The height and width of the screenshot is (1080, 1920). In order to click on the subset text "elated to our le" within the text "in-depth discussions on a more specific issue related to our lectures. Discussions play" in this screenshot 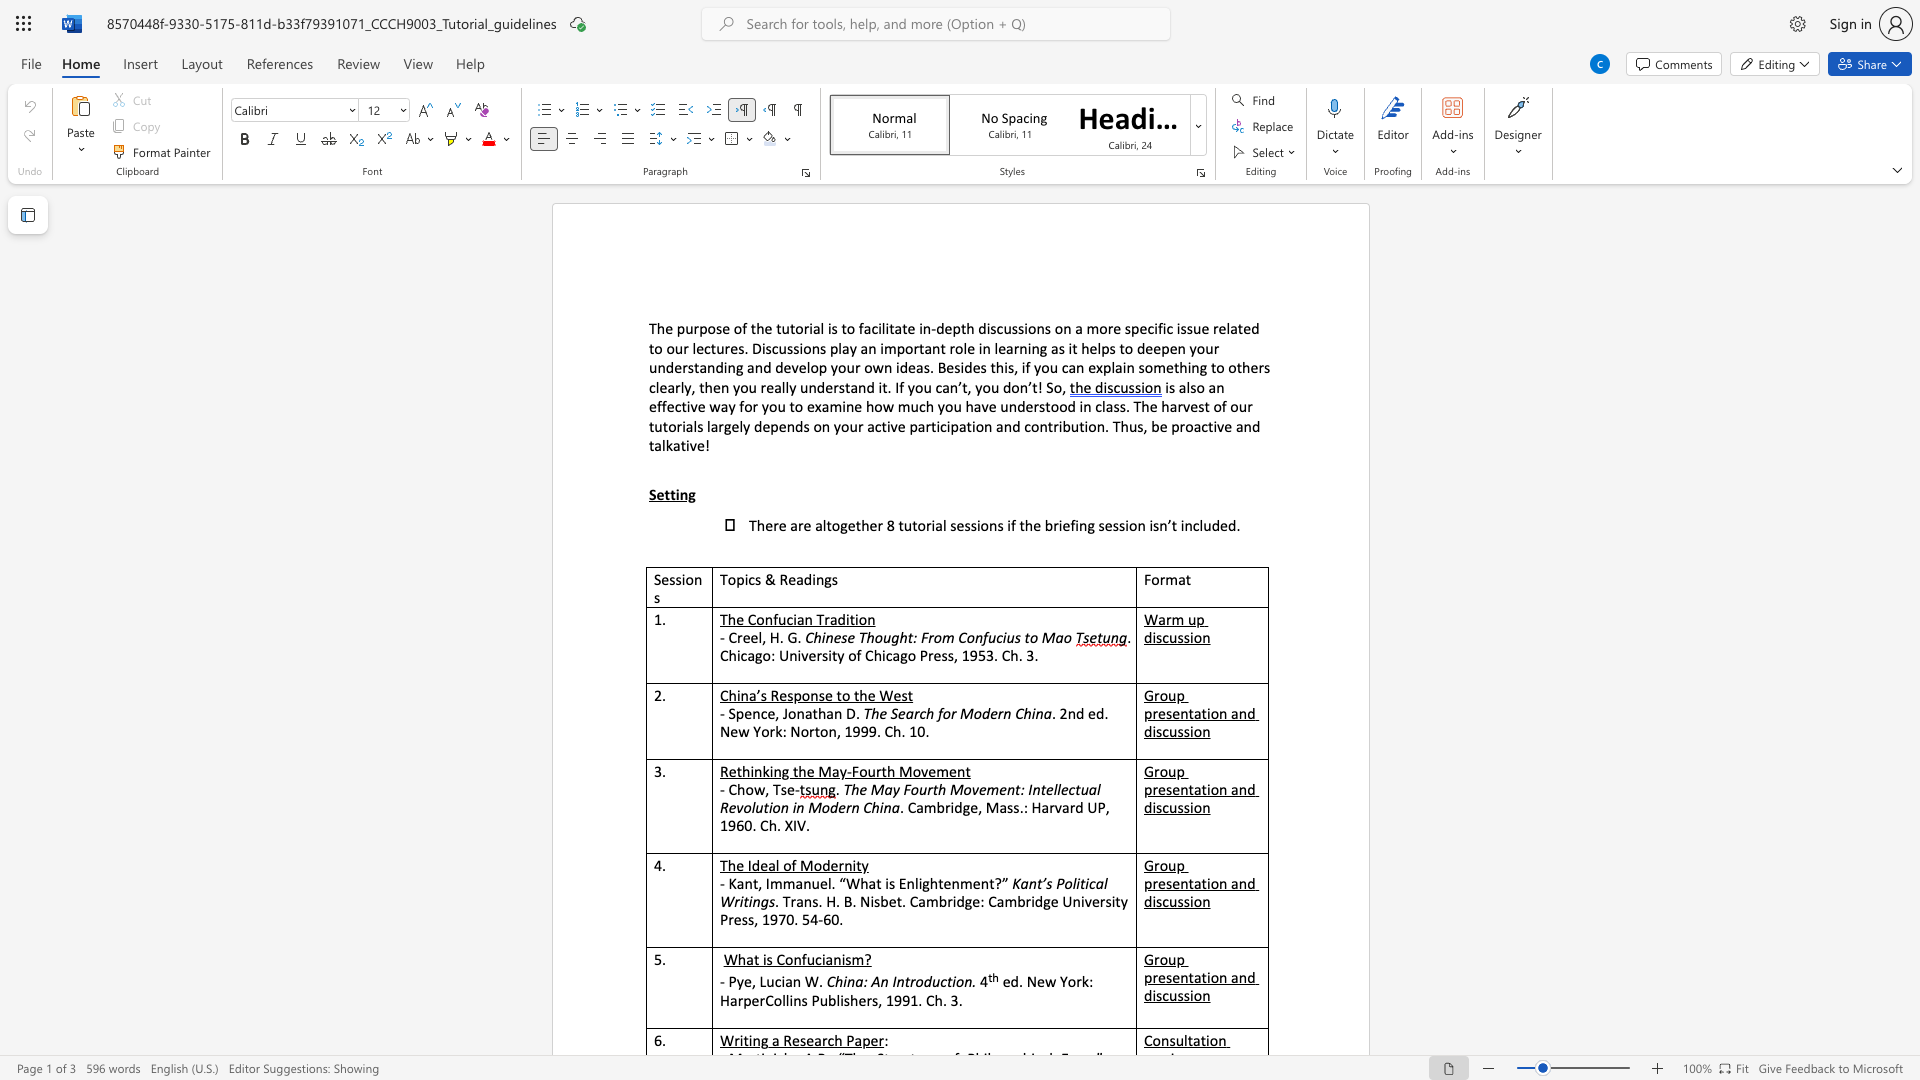, I will do `click(1217, 327)`.